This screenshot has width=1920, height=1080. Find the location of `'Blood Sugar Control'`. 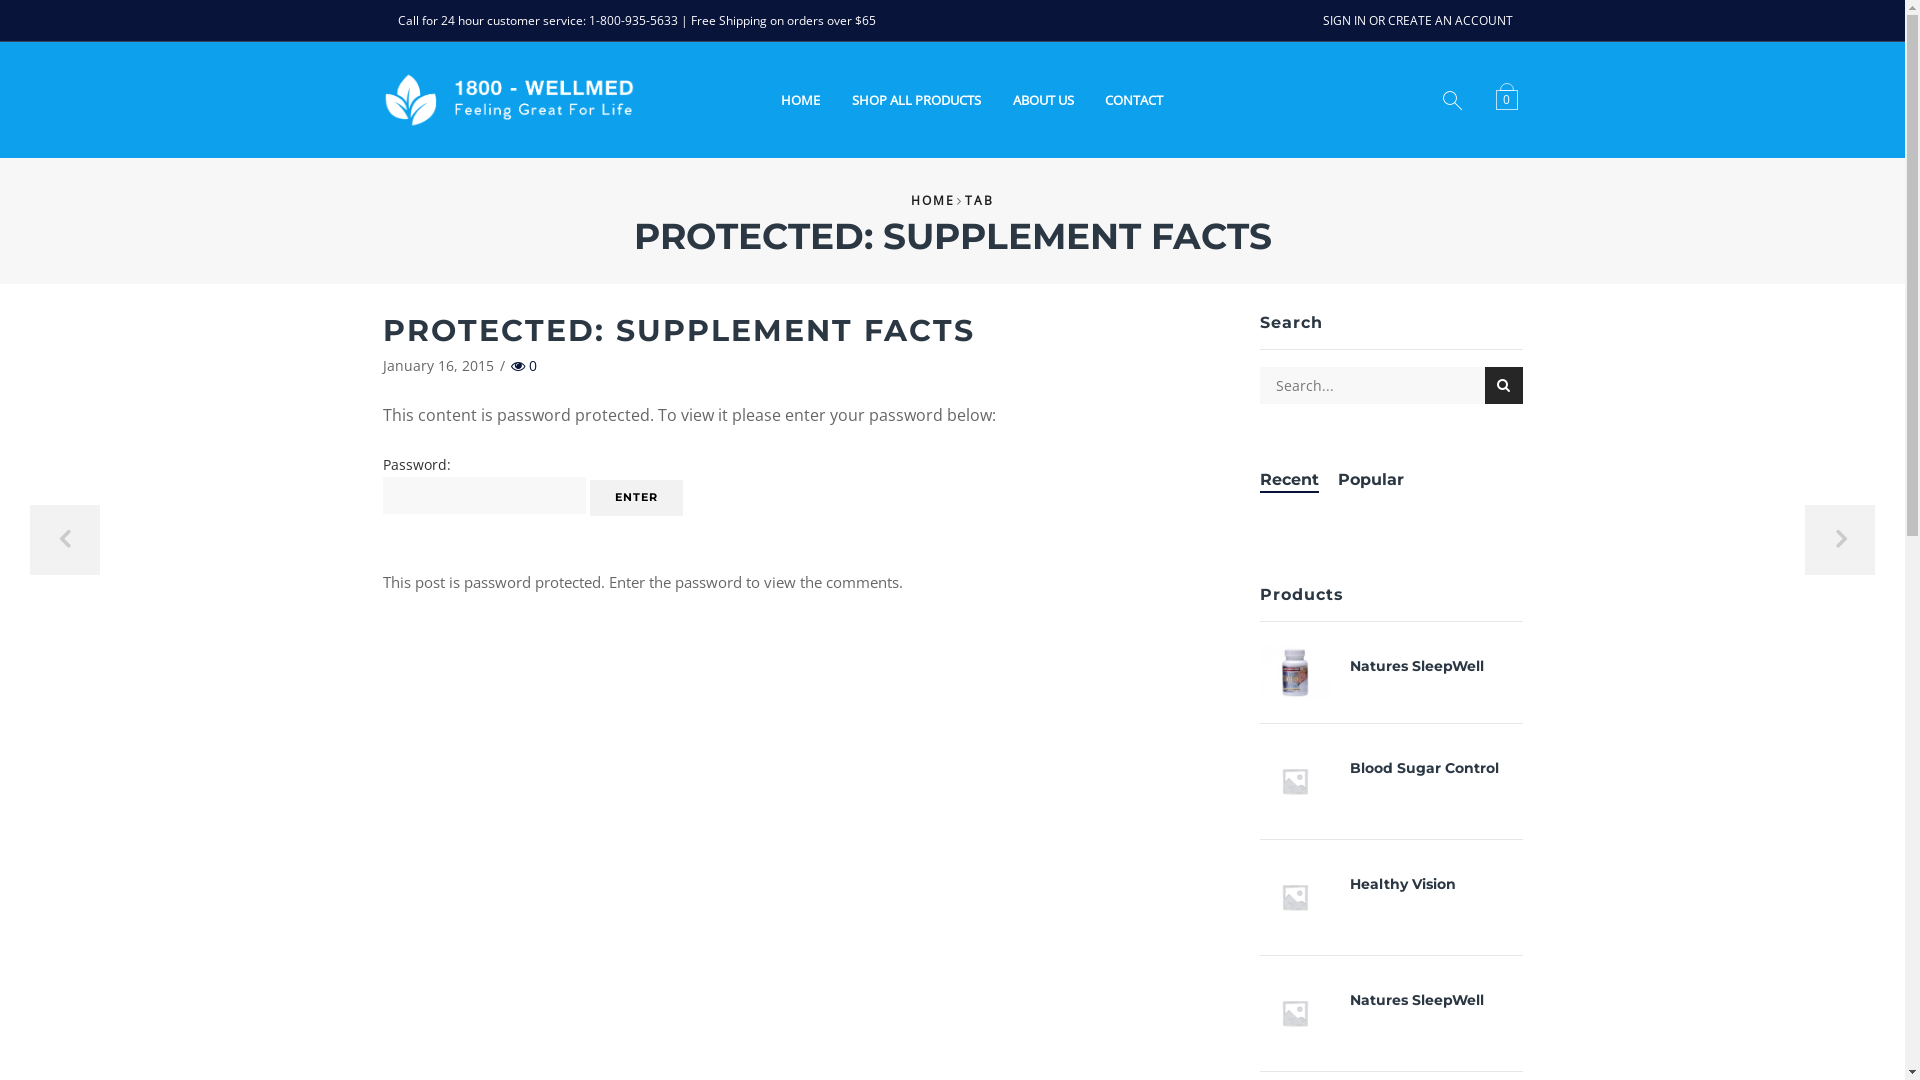

'Blood Sugar Control' is located at coordinates (1305, 779).